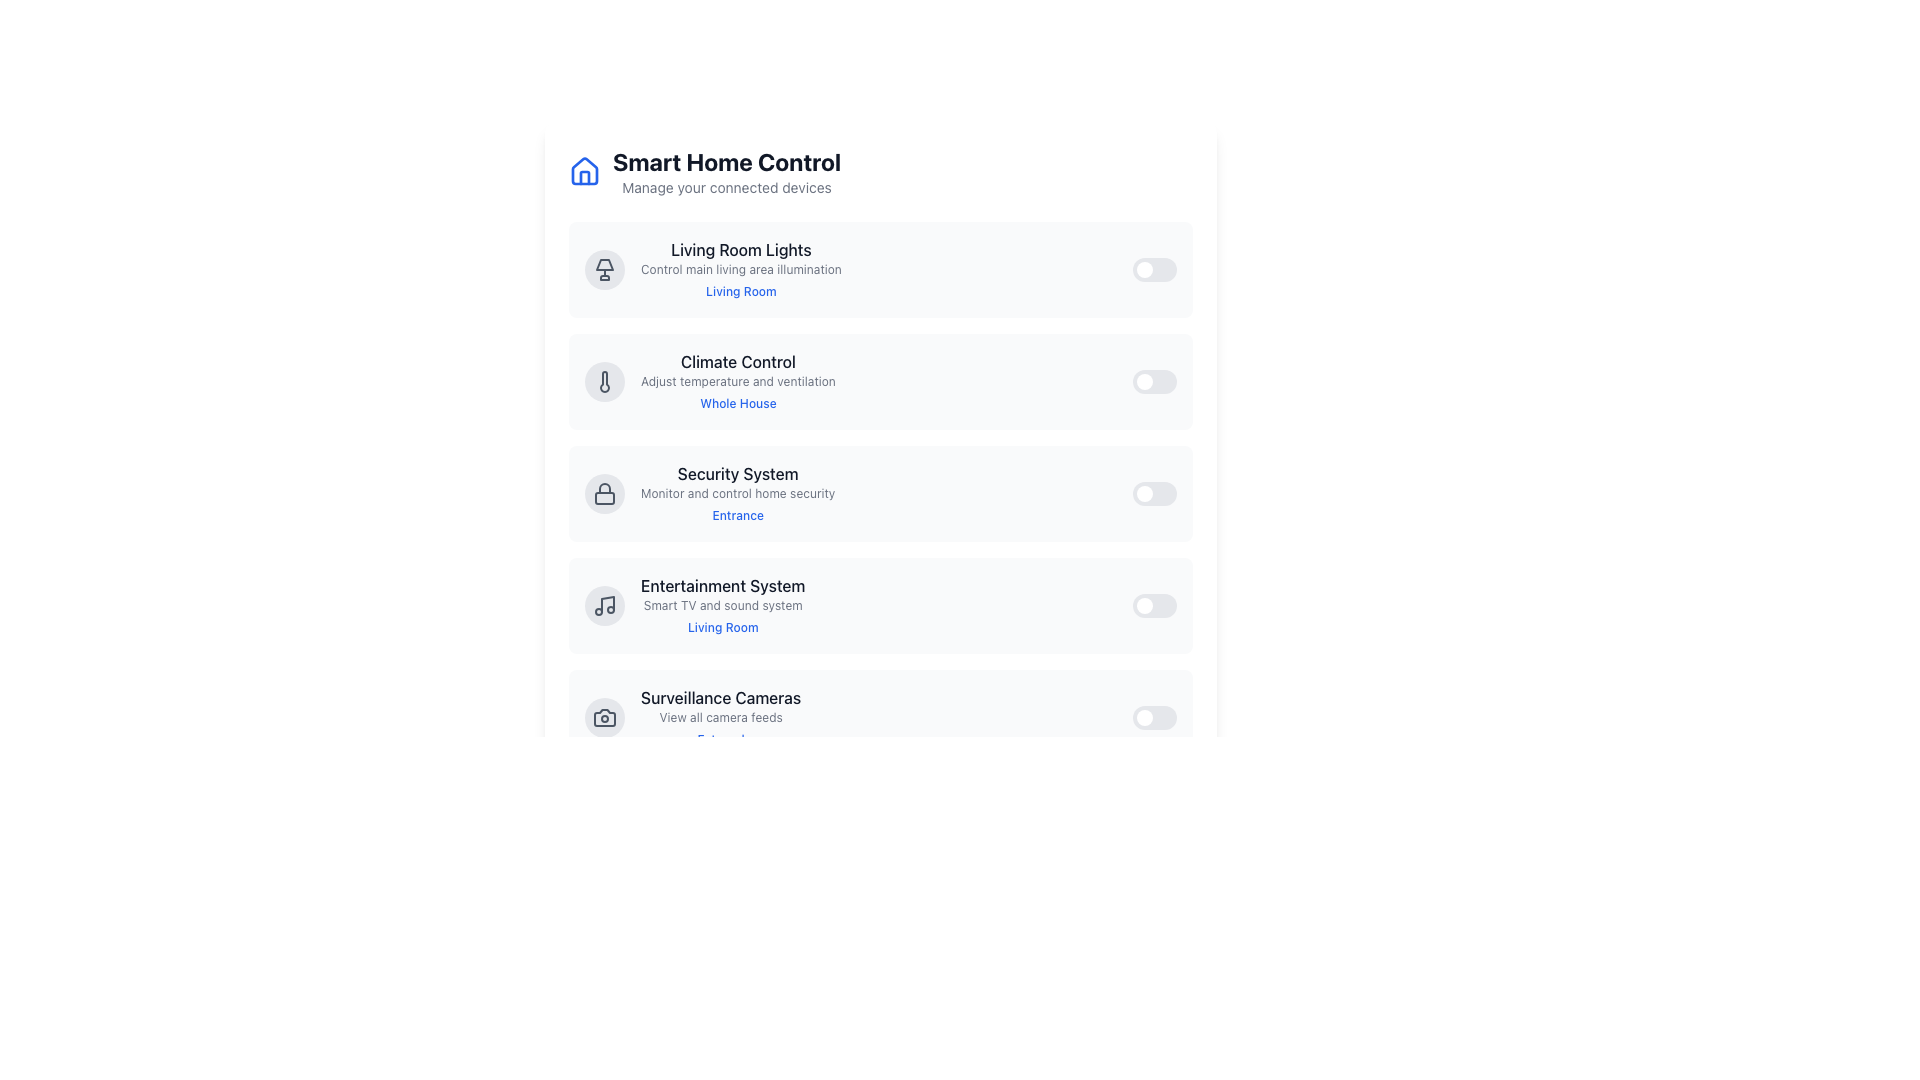 This screenshot has height=1080, width=1920. What do you see at coordinates (603, 381) in the screenshot?
I see `the Climate Control icon located in the second row of the list items within the Climate Control section, which represents temperature adjustment and ventilation` at bounding box center [603, 381].